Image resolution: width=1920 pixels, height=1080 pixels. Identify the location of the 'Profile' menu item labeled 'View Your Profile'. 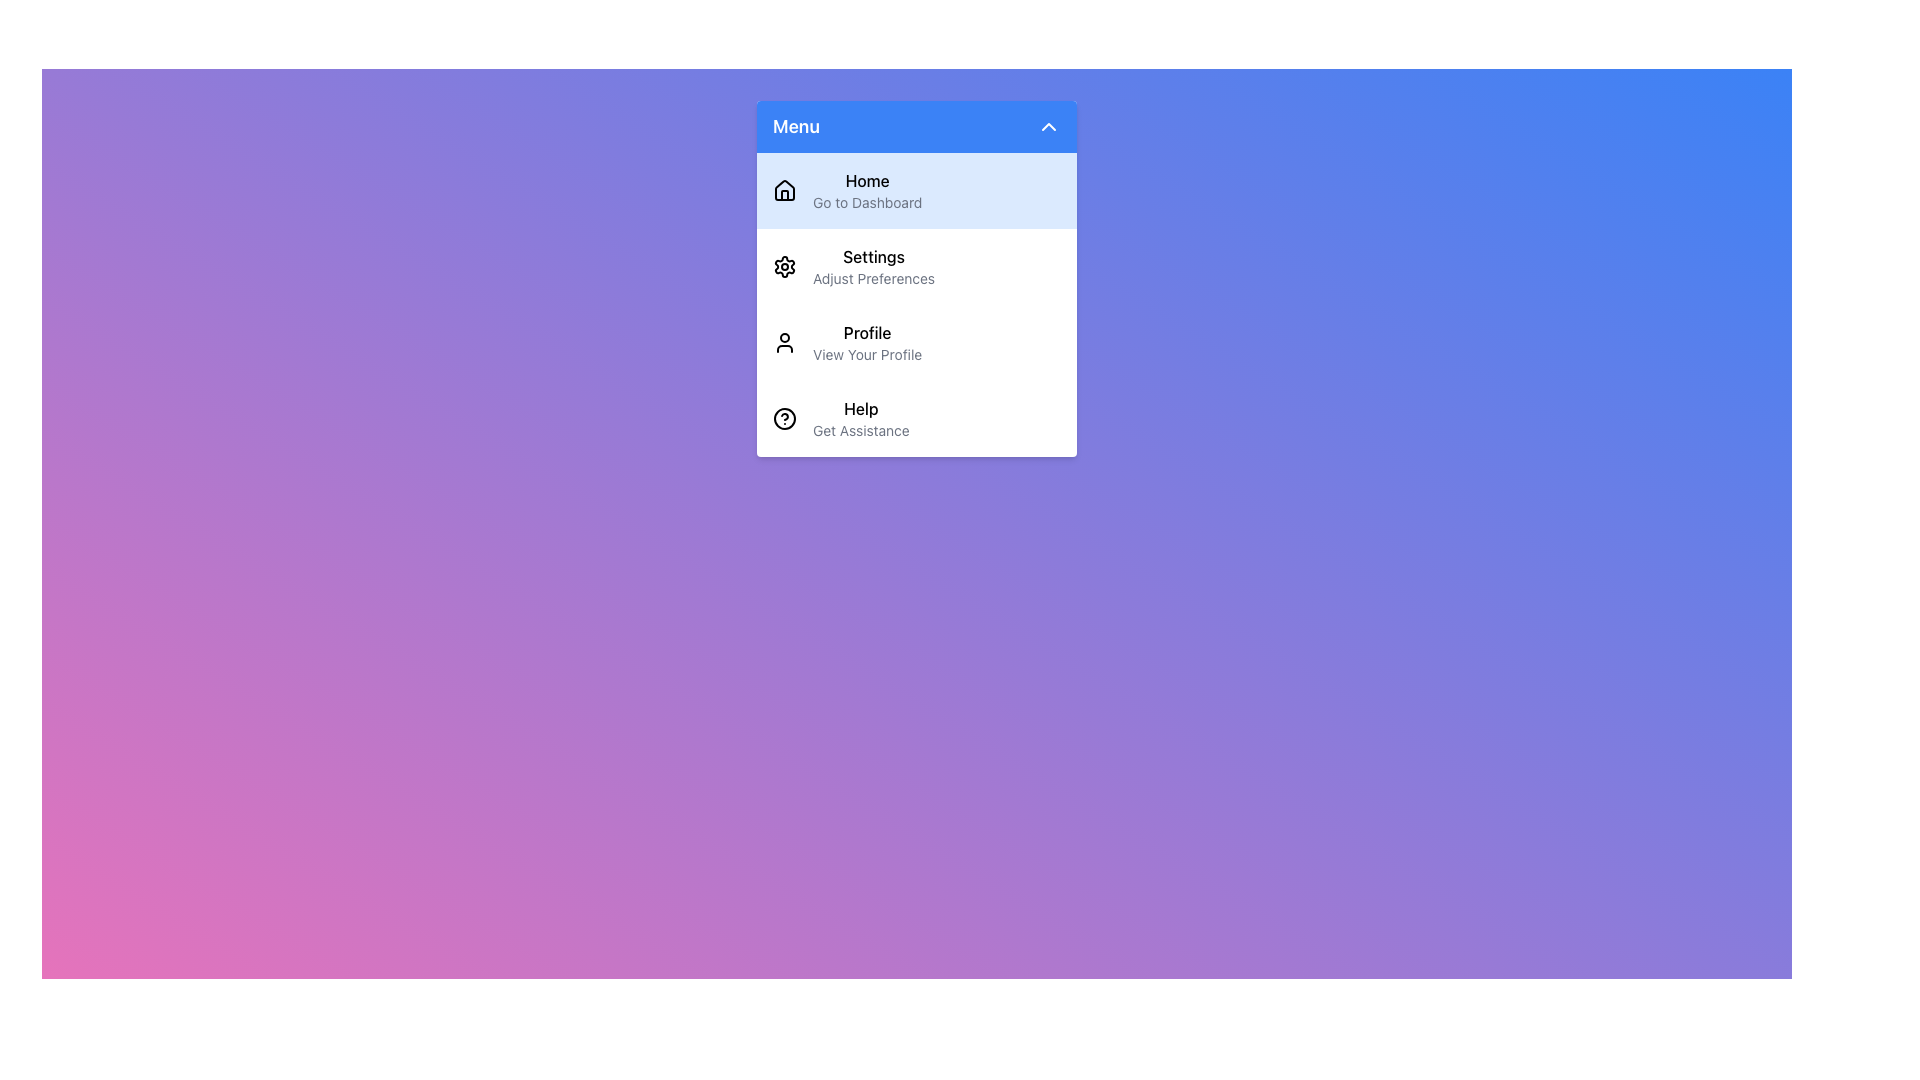
(867, 342).